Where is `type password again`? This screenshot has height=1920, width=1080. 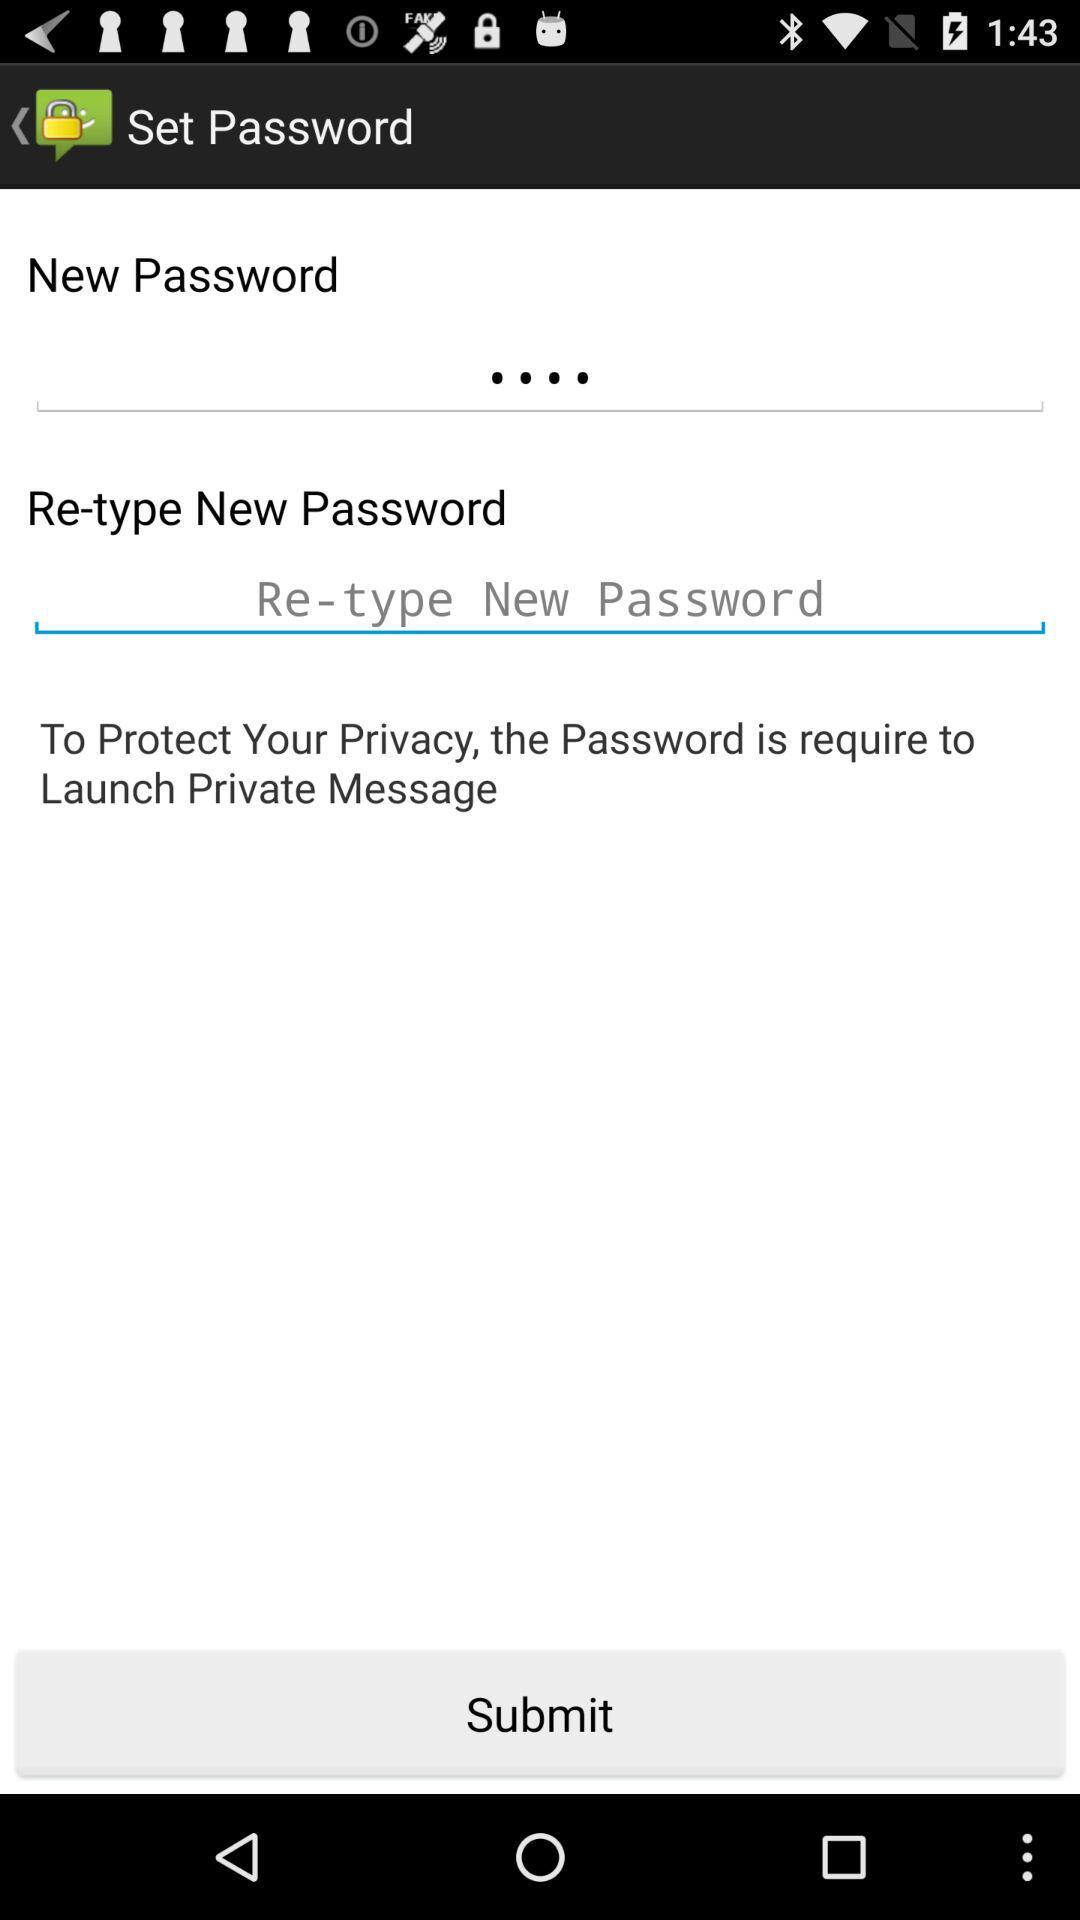
type password again is located at coordinates (540, 596).